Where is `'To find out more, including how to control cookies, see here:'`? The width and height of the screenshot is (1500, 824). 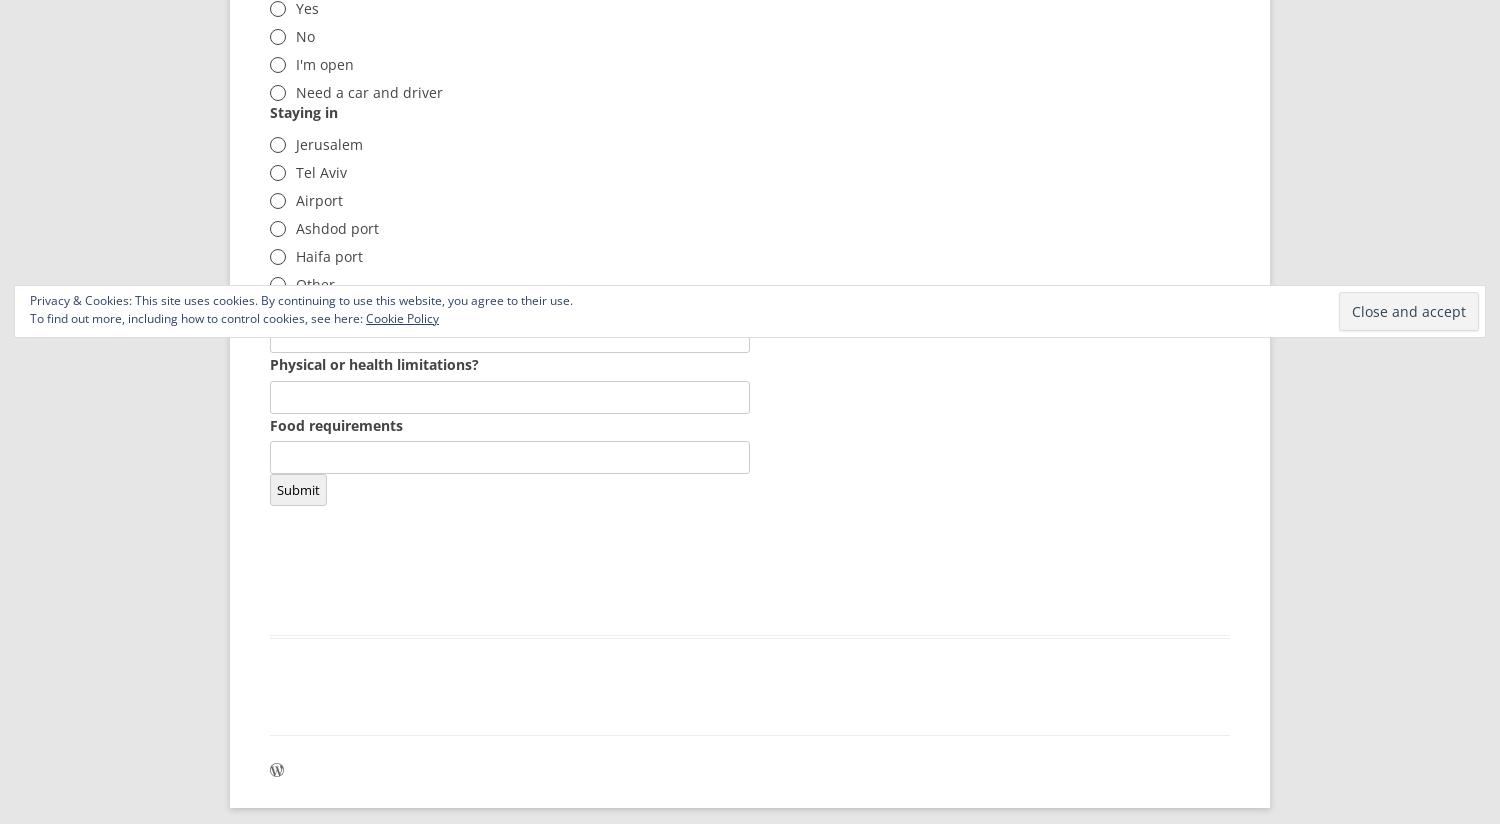
'To find out more, including how to control cookies, see here:' is located at coordinates (197, 318).